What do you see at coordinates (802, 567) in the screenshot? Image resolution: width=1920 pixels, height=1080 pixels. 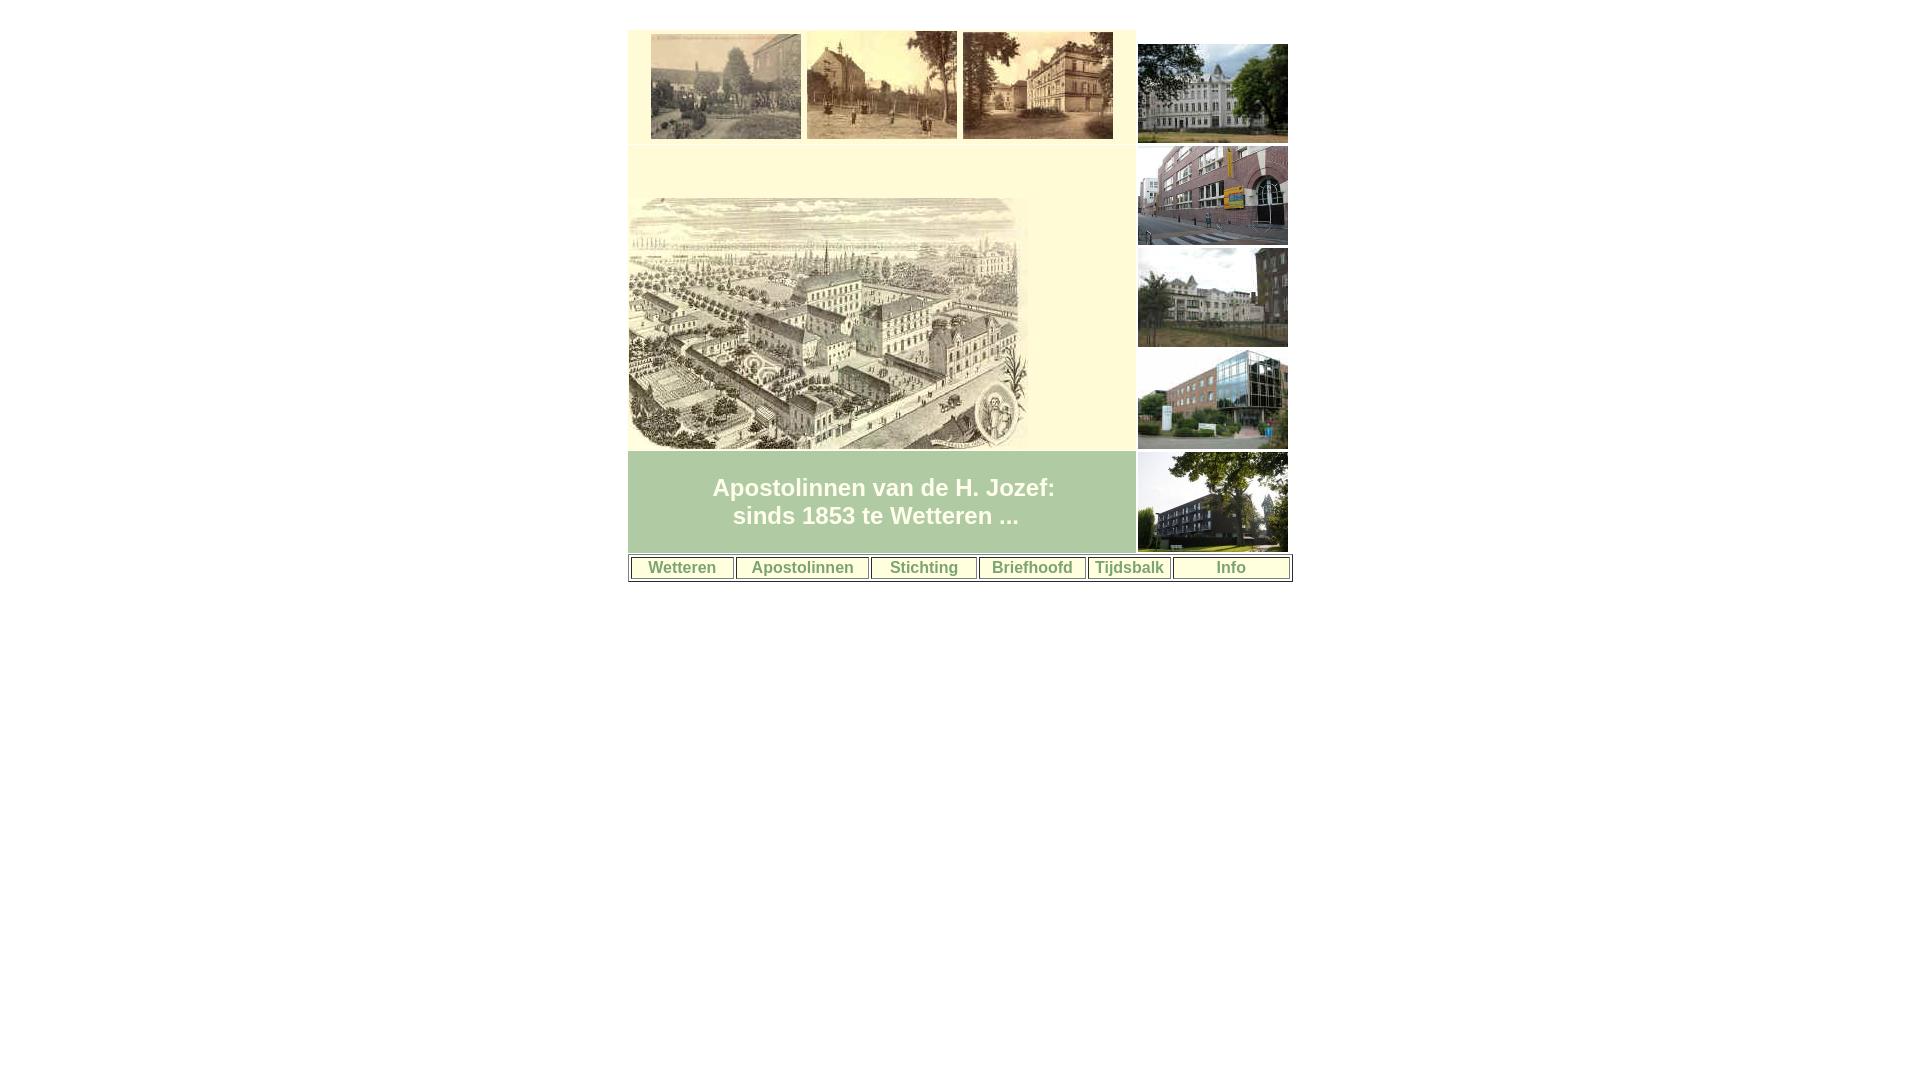 I see `'Apostolinnen'` at bounding box center [802, 567].